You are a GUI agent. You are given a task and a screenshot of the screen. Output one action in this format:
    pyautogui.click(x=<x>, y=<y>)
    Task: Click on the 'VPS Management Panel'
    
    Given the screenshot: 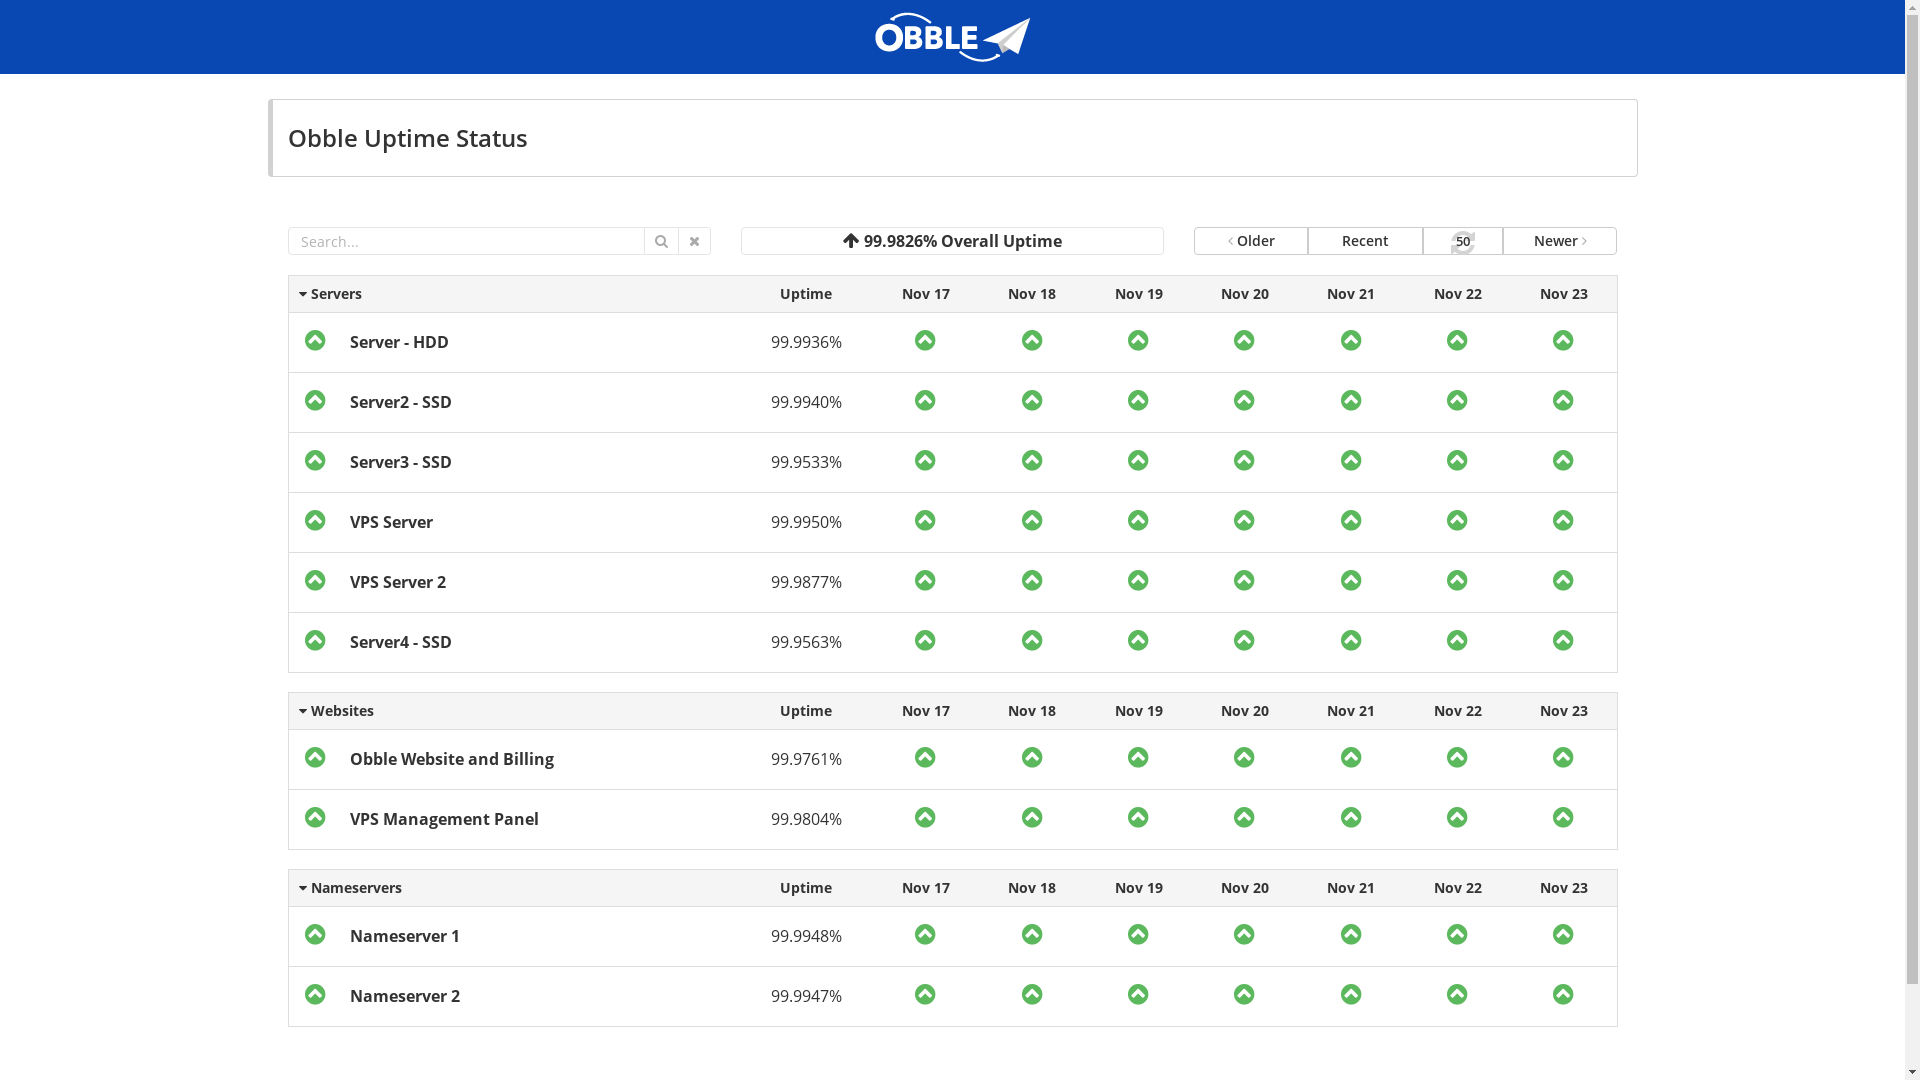 What is the action you would take?
    pyautogui.click(x=443, y=818)
    